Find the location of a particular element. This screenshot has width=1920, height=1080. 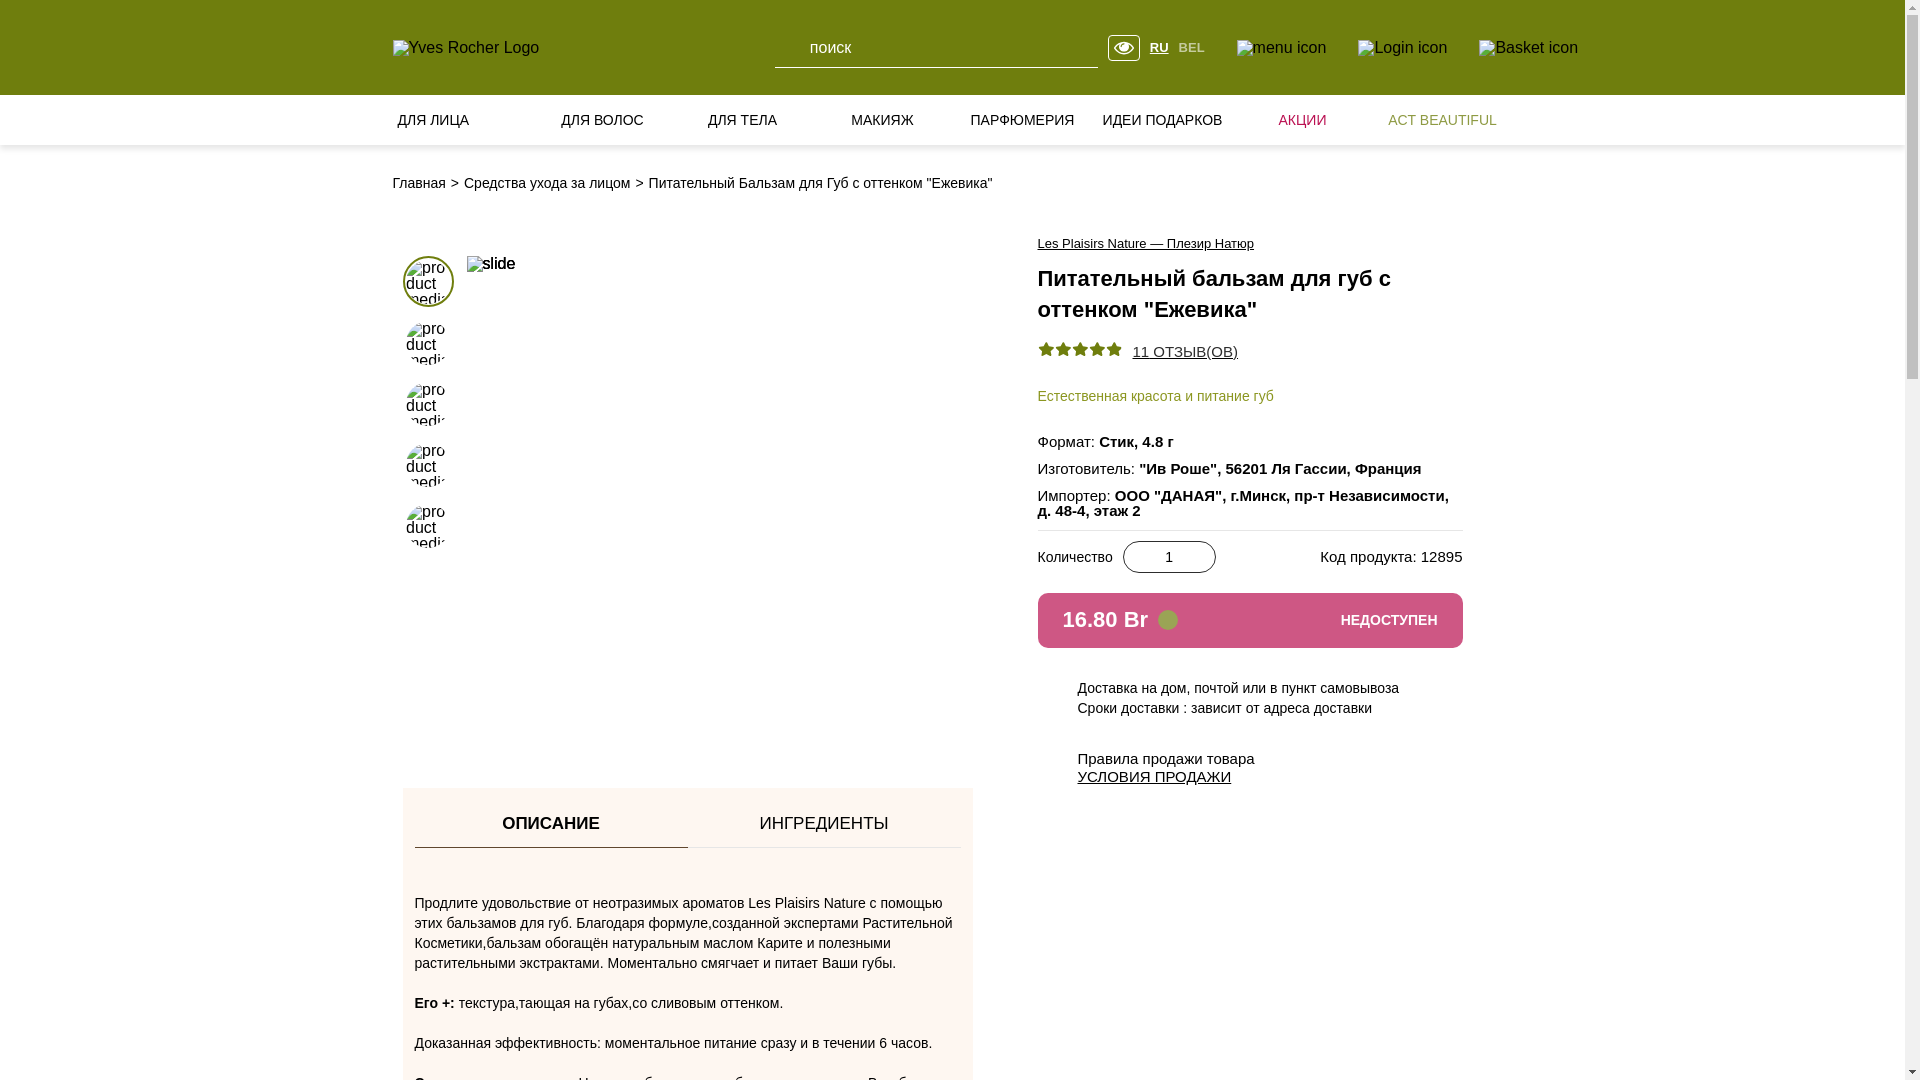

'ACT BEAUTIFUL' is located at coordinates (1381, 119).